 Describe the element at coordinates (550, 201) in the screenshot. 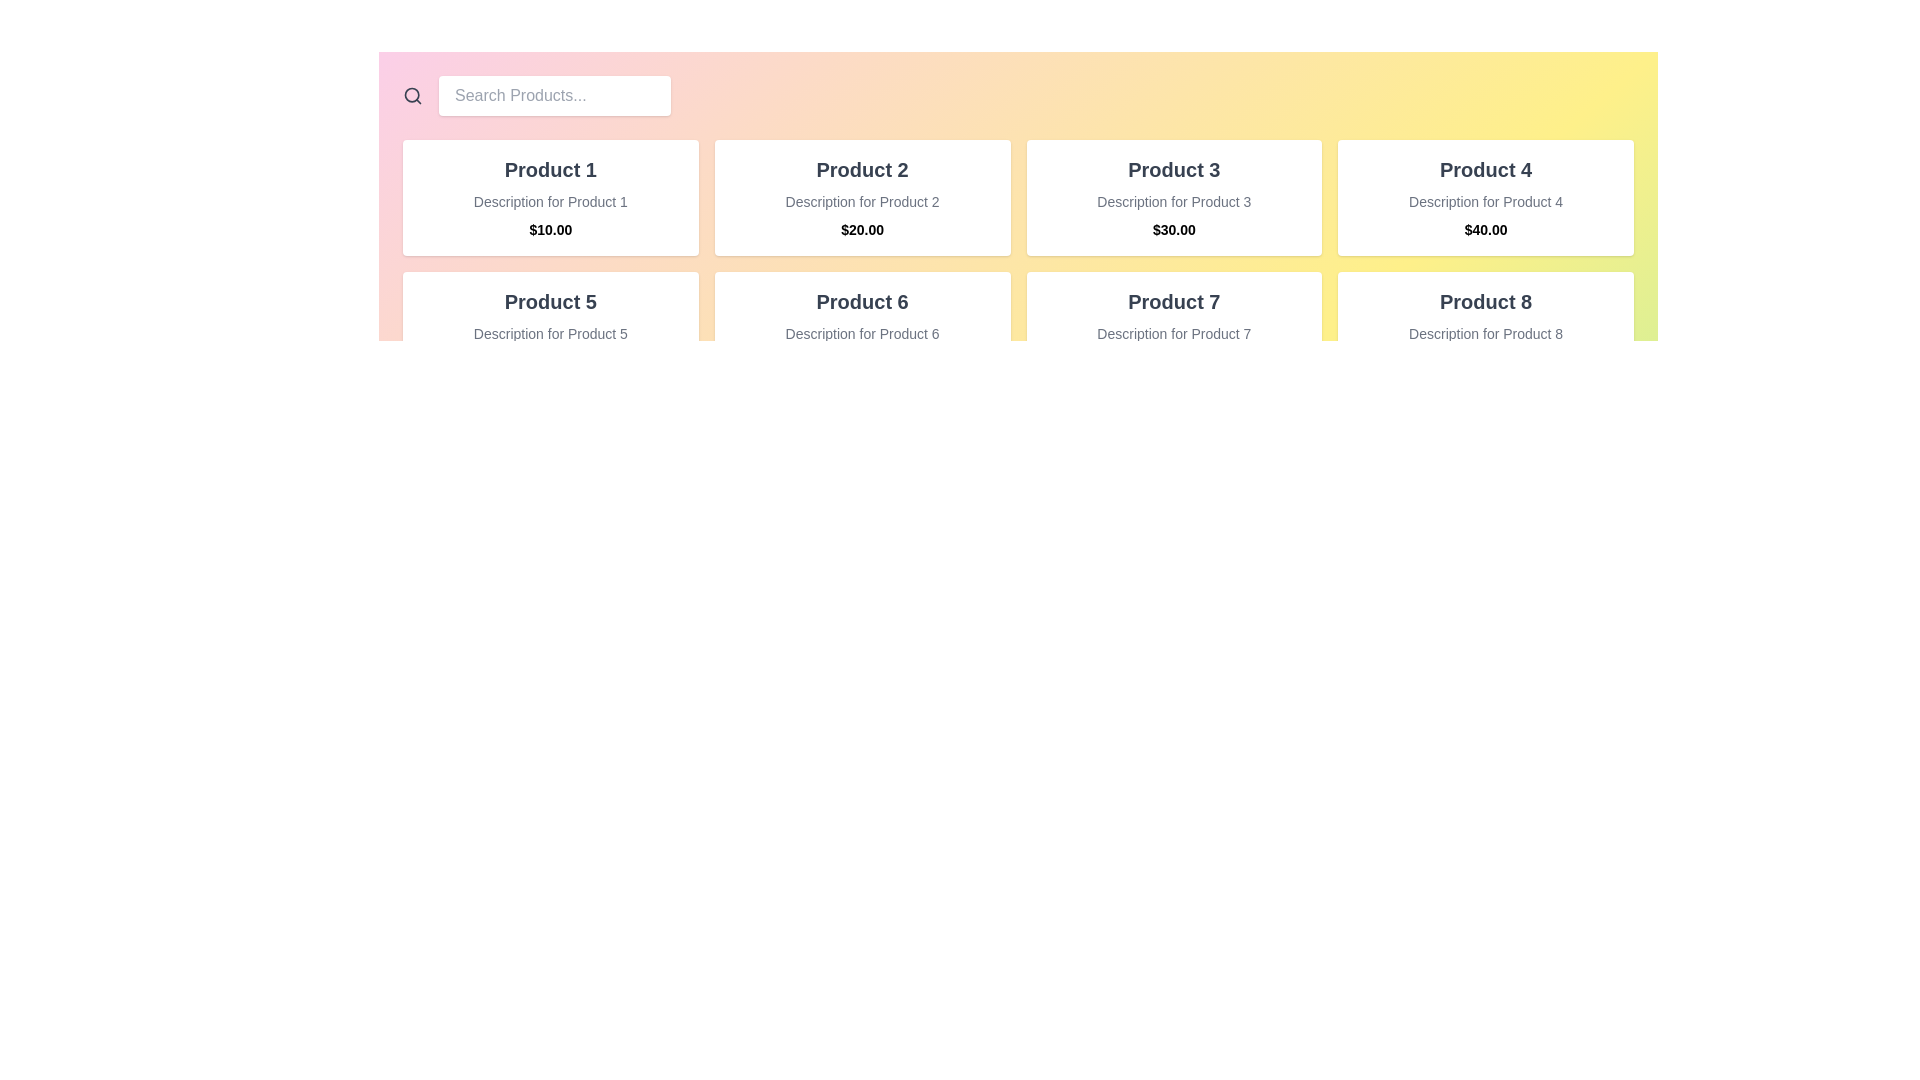

I see `the text label that reads 'Description for Product 1', which is styled in gray and positioned between the title 'Product 1' and the price '$10.00'` at that location.